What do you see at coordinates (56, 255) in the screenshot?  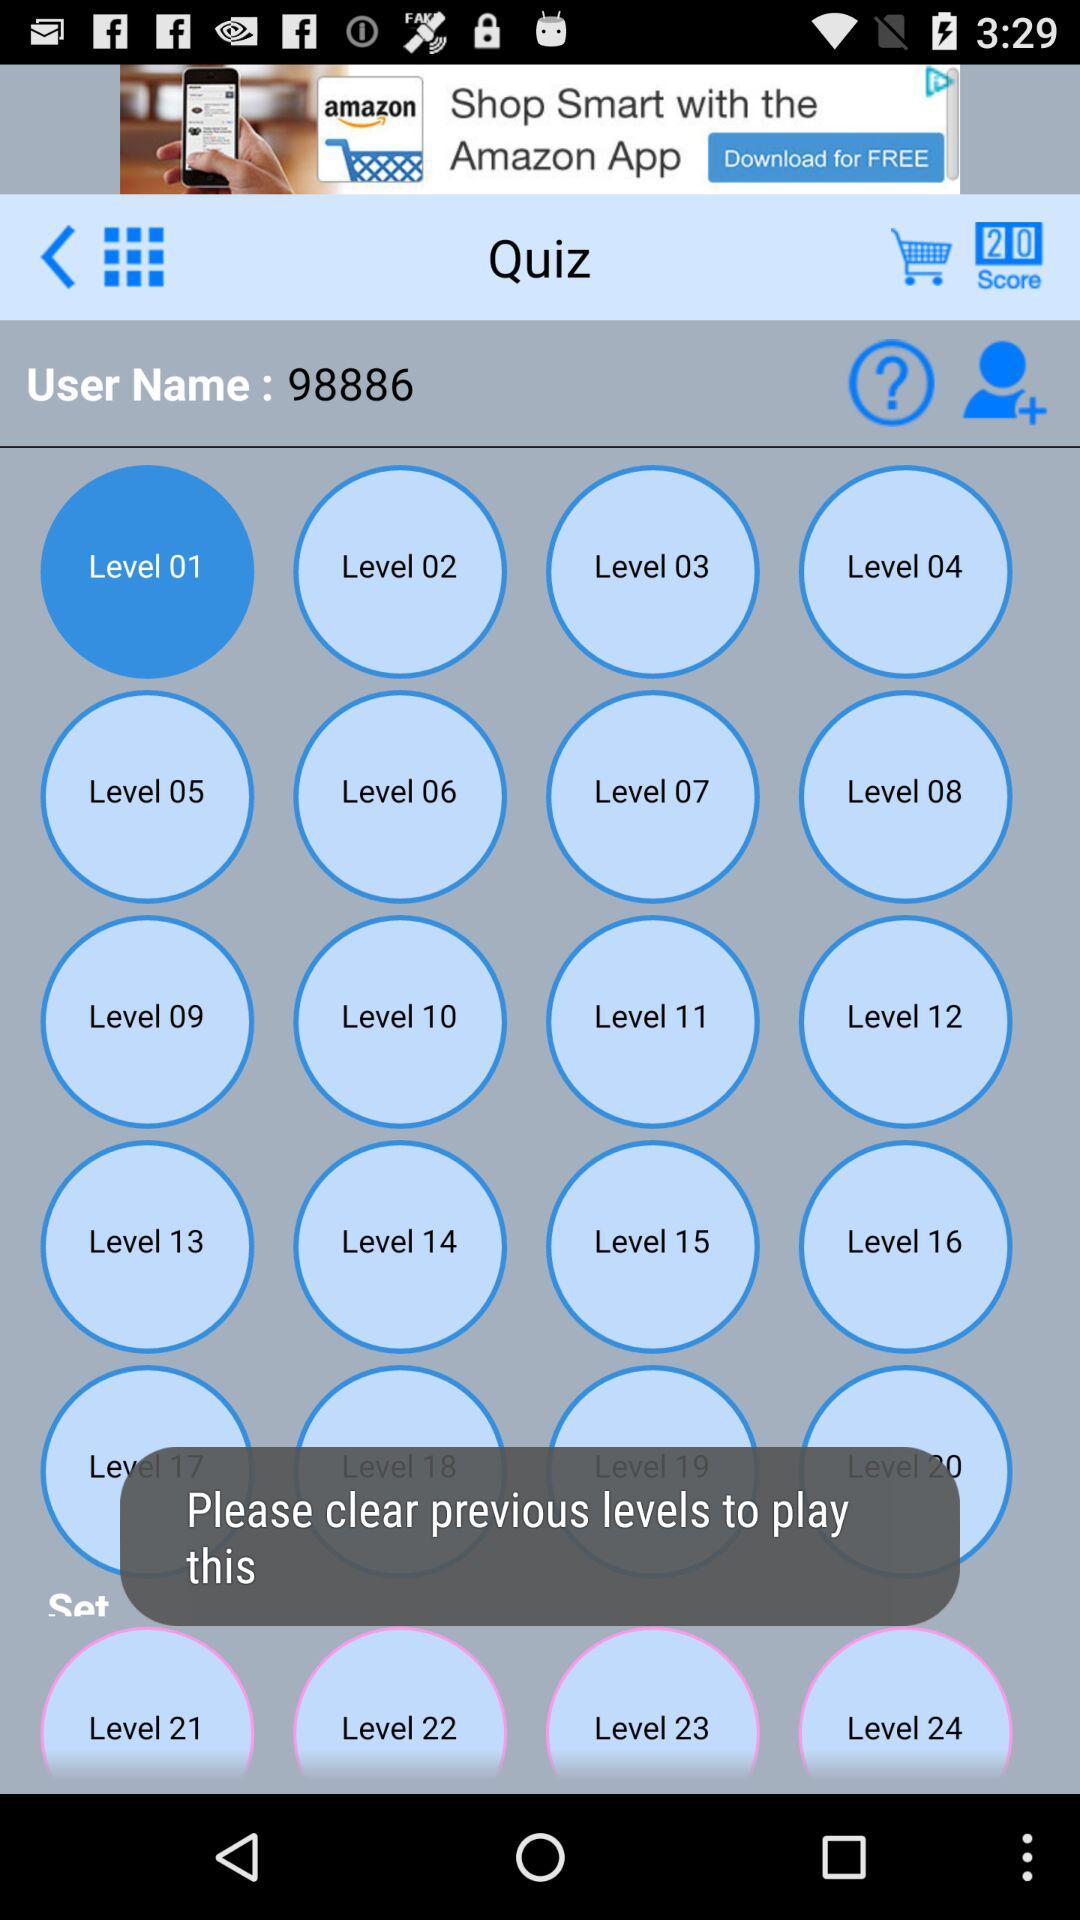 I see `go back` at bounding box center [56, 255].